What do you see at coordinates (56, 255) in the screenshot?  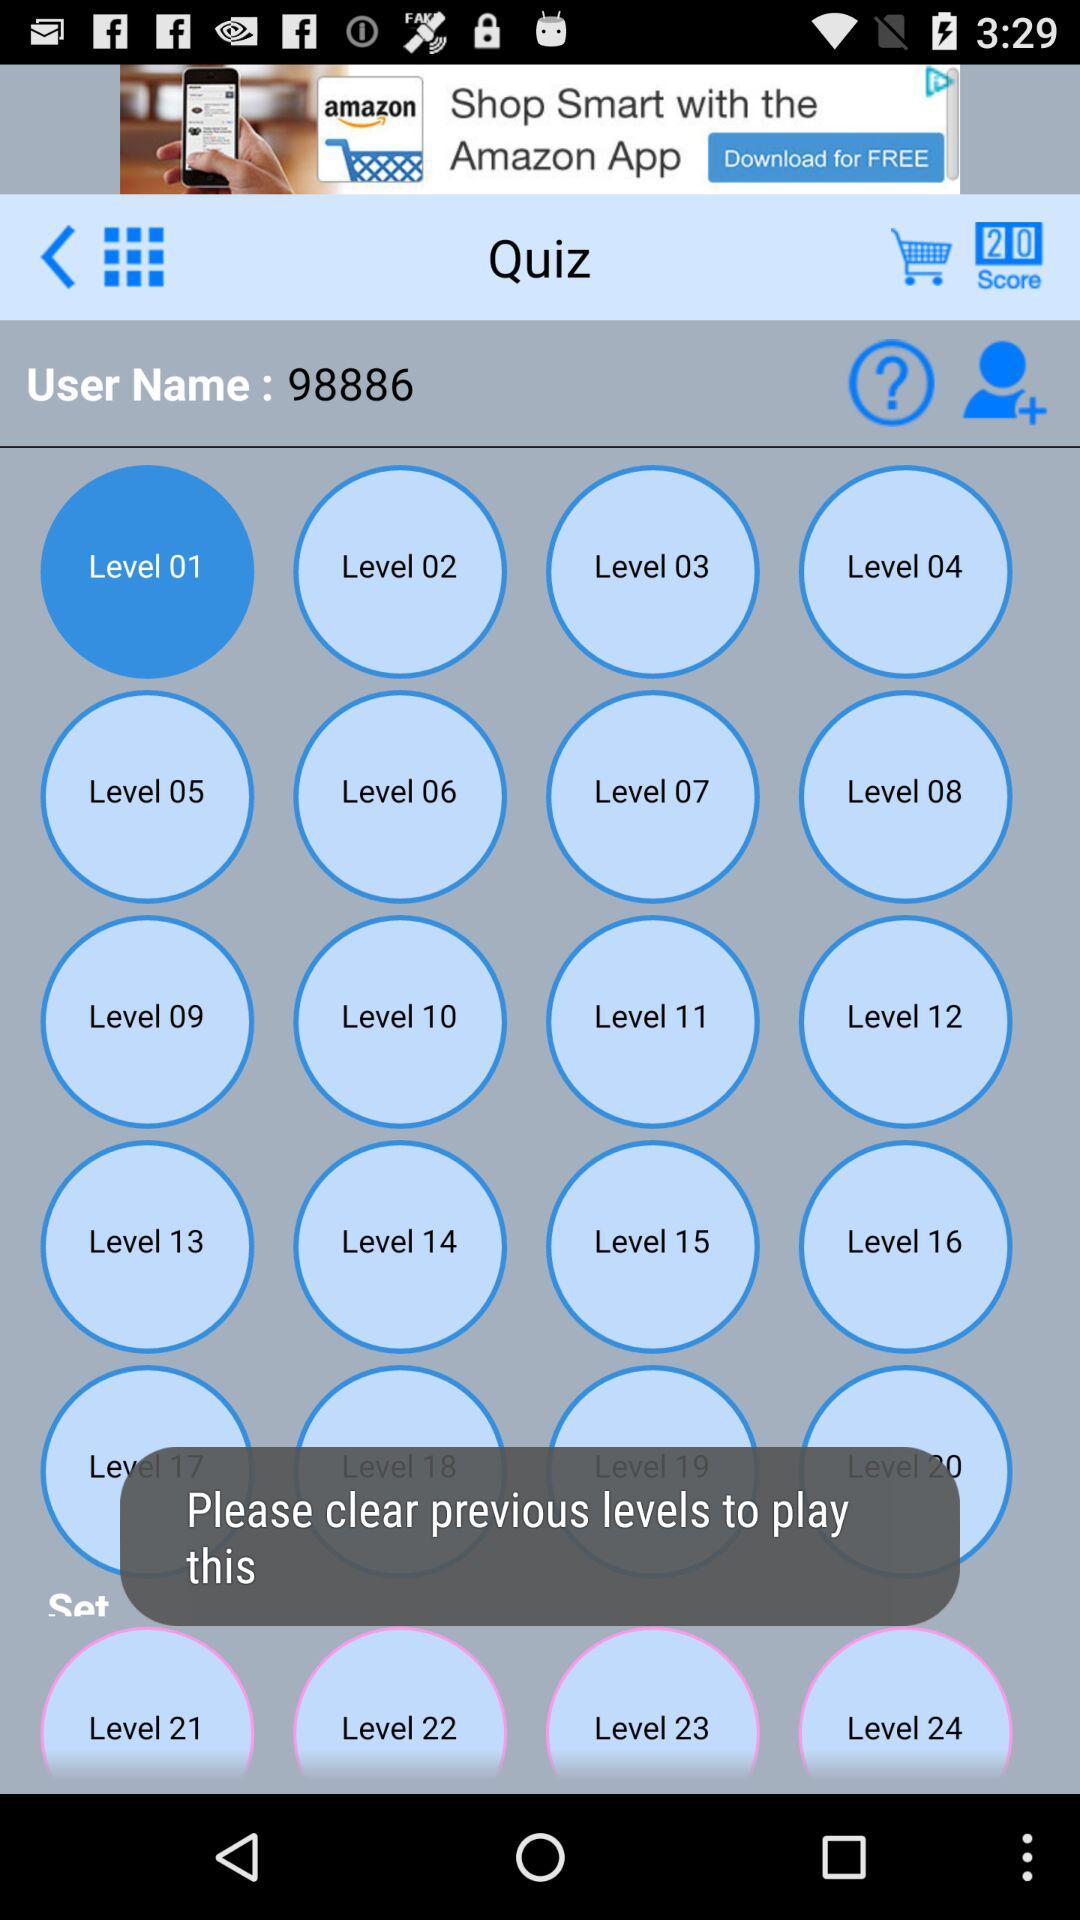 I see `go back` at bounding box center [56, 255].